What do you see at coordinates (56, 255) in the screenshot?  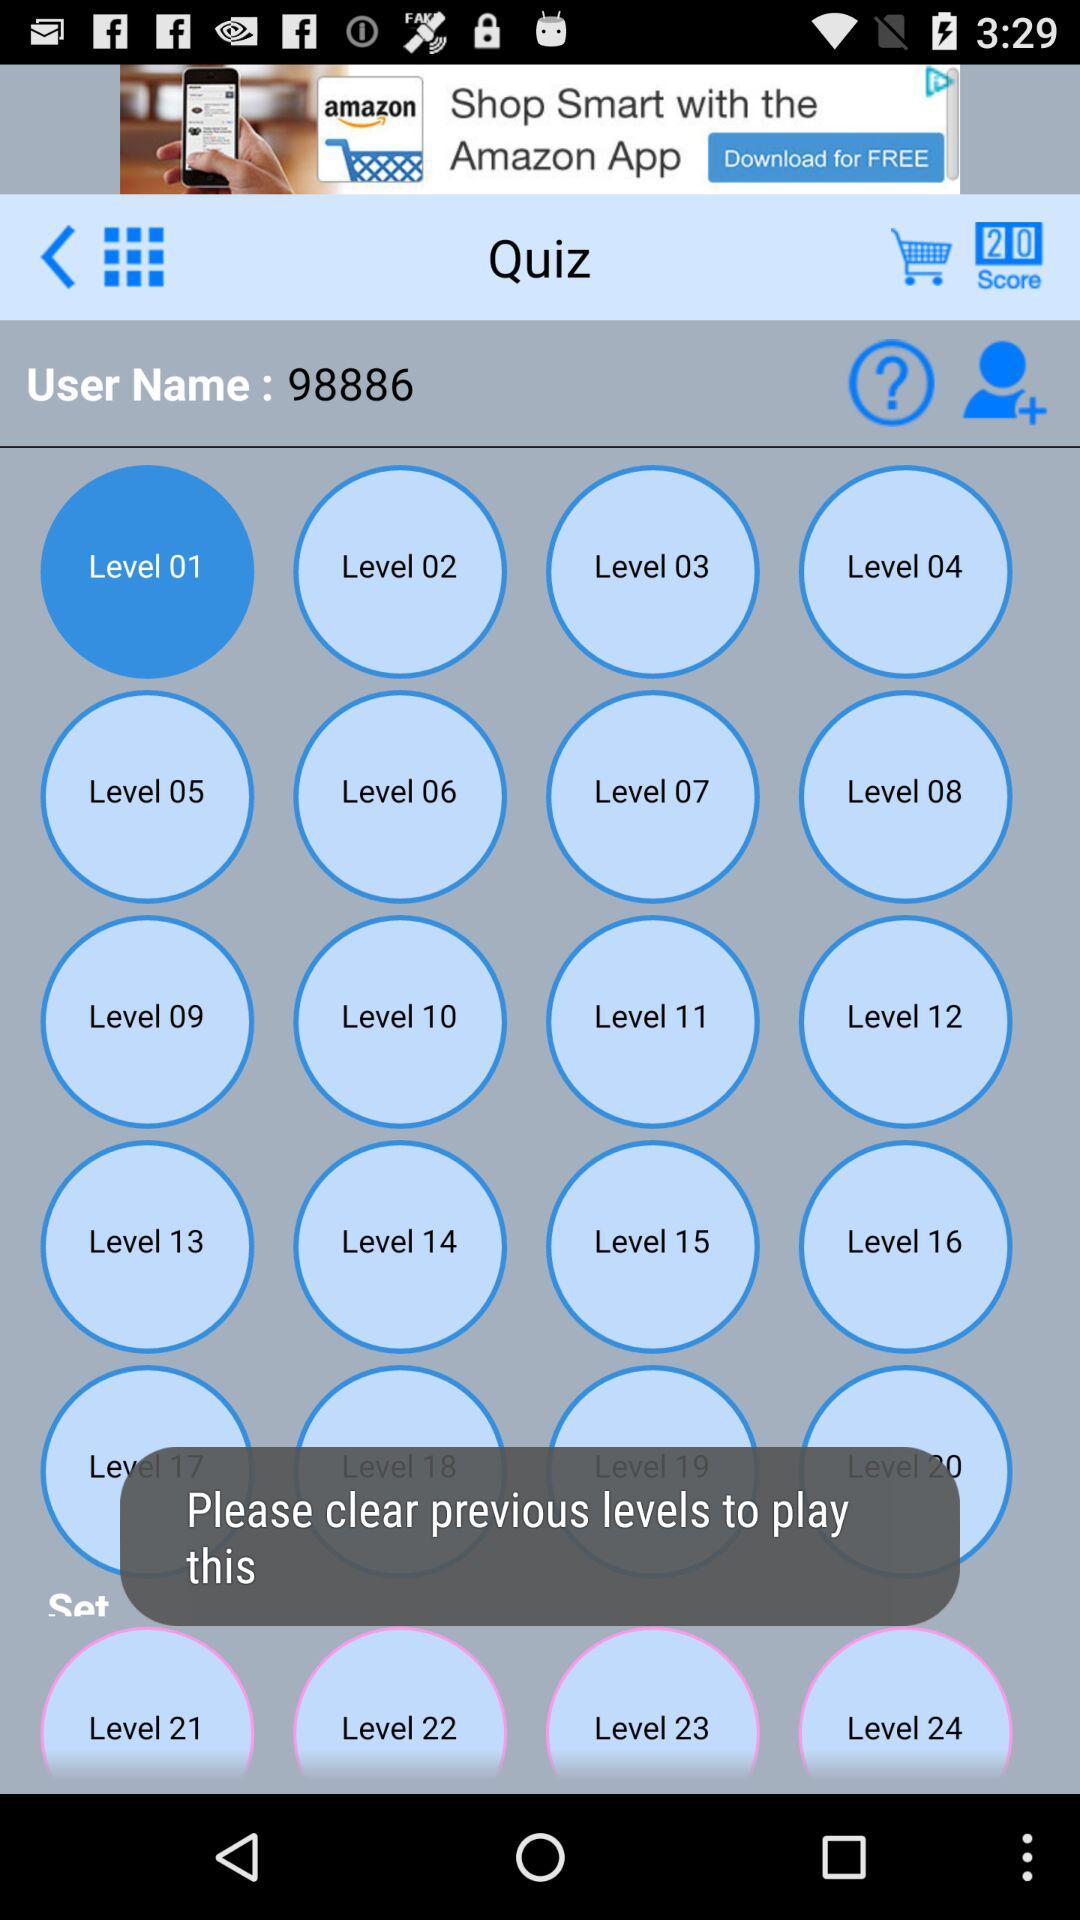 I see `go back` at bounding box center [56, 255].